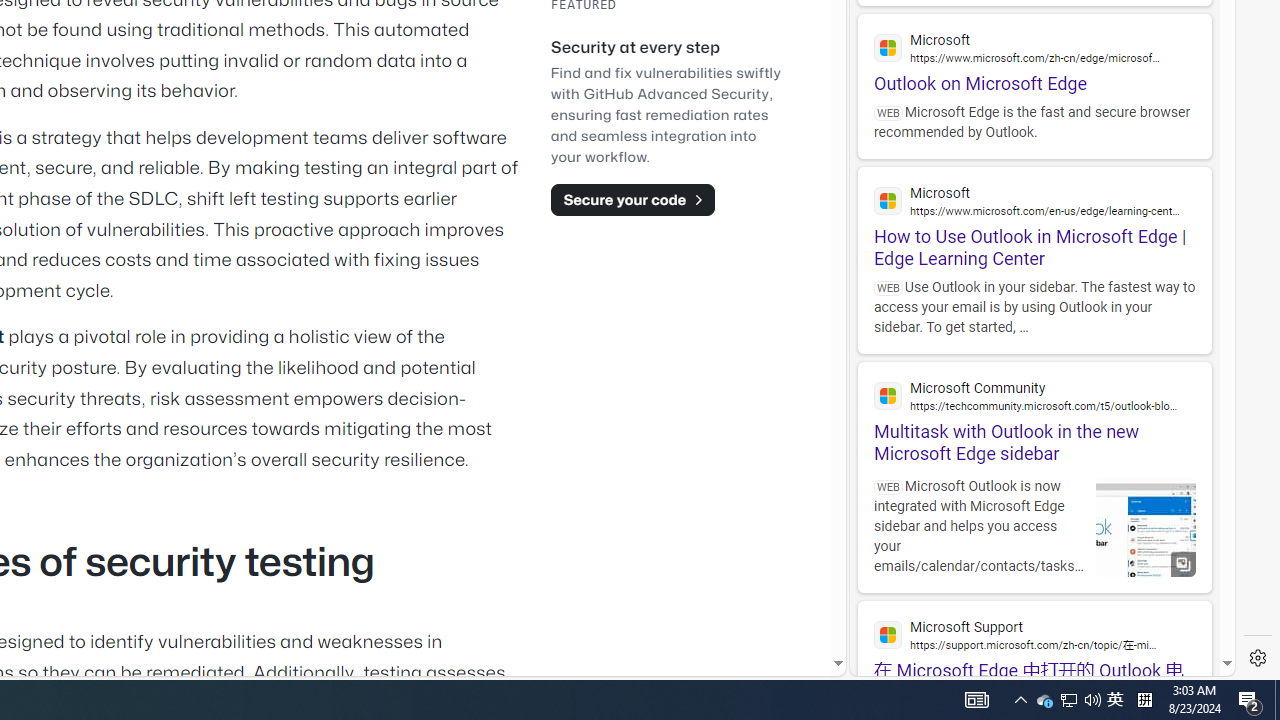 Image resolution: width=1280 pixels, height=720 pixels. What do you see at coordinates (1034, 395) in the screenshot?
I see `'Microsoft Community'` at bounding box center [1034, 395].